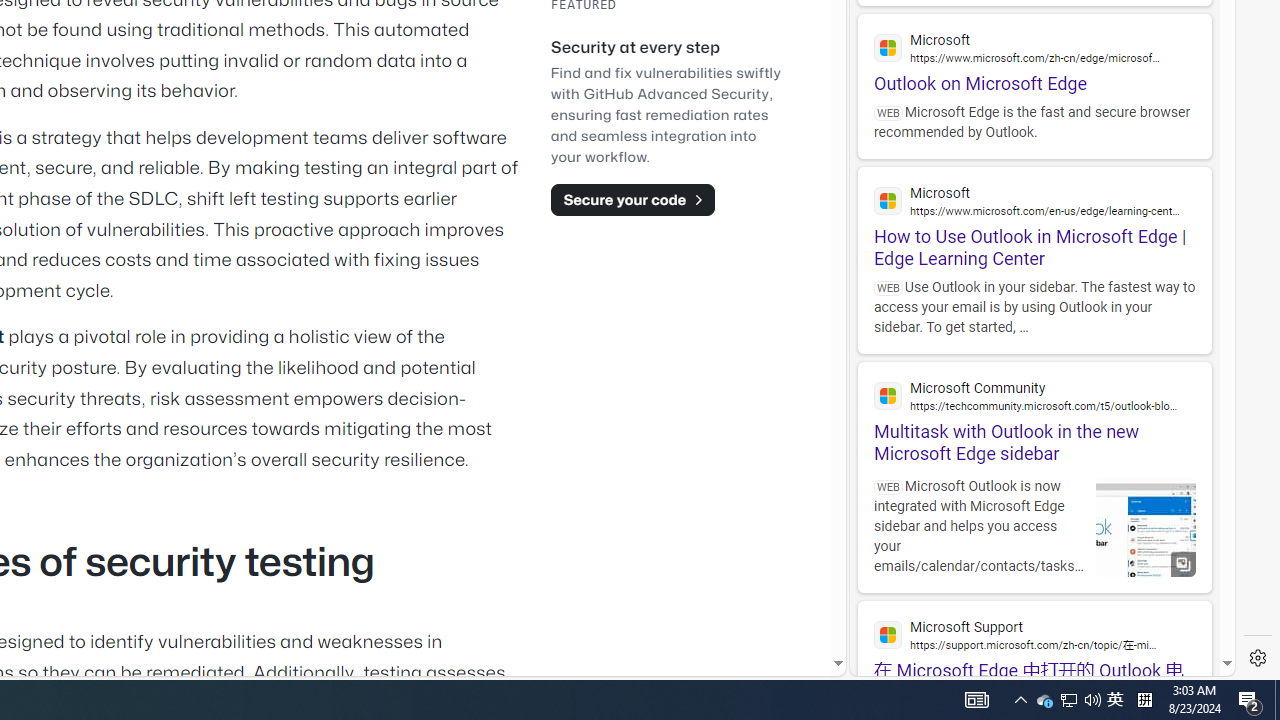 Image resolution: width=1280 pixels, height=720 pixels. What do you see at coordinates (1034, 395) in the screenshot?
I see `'Microsoft Community'` at bounding box center [1034, 395].